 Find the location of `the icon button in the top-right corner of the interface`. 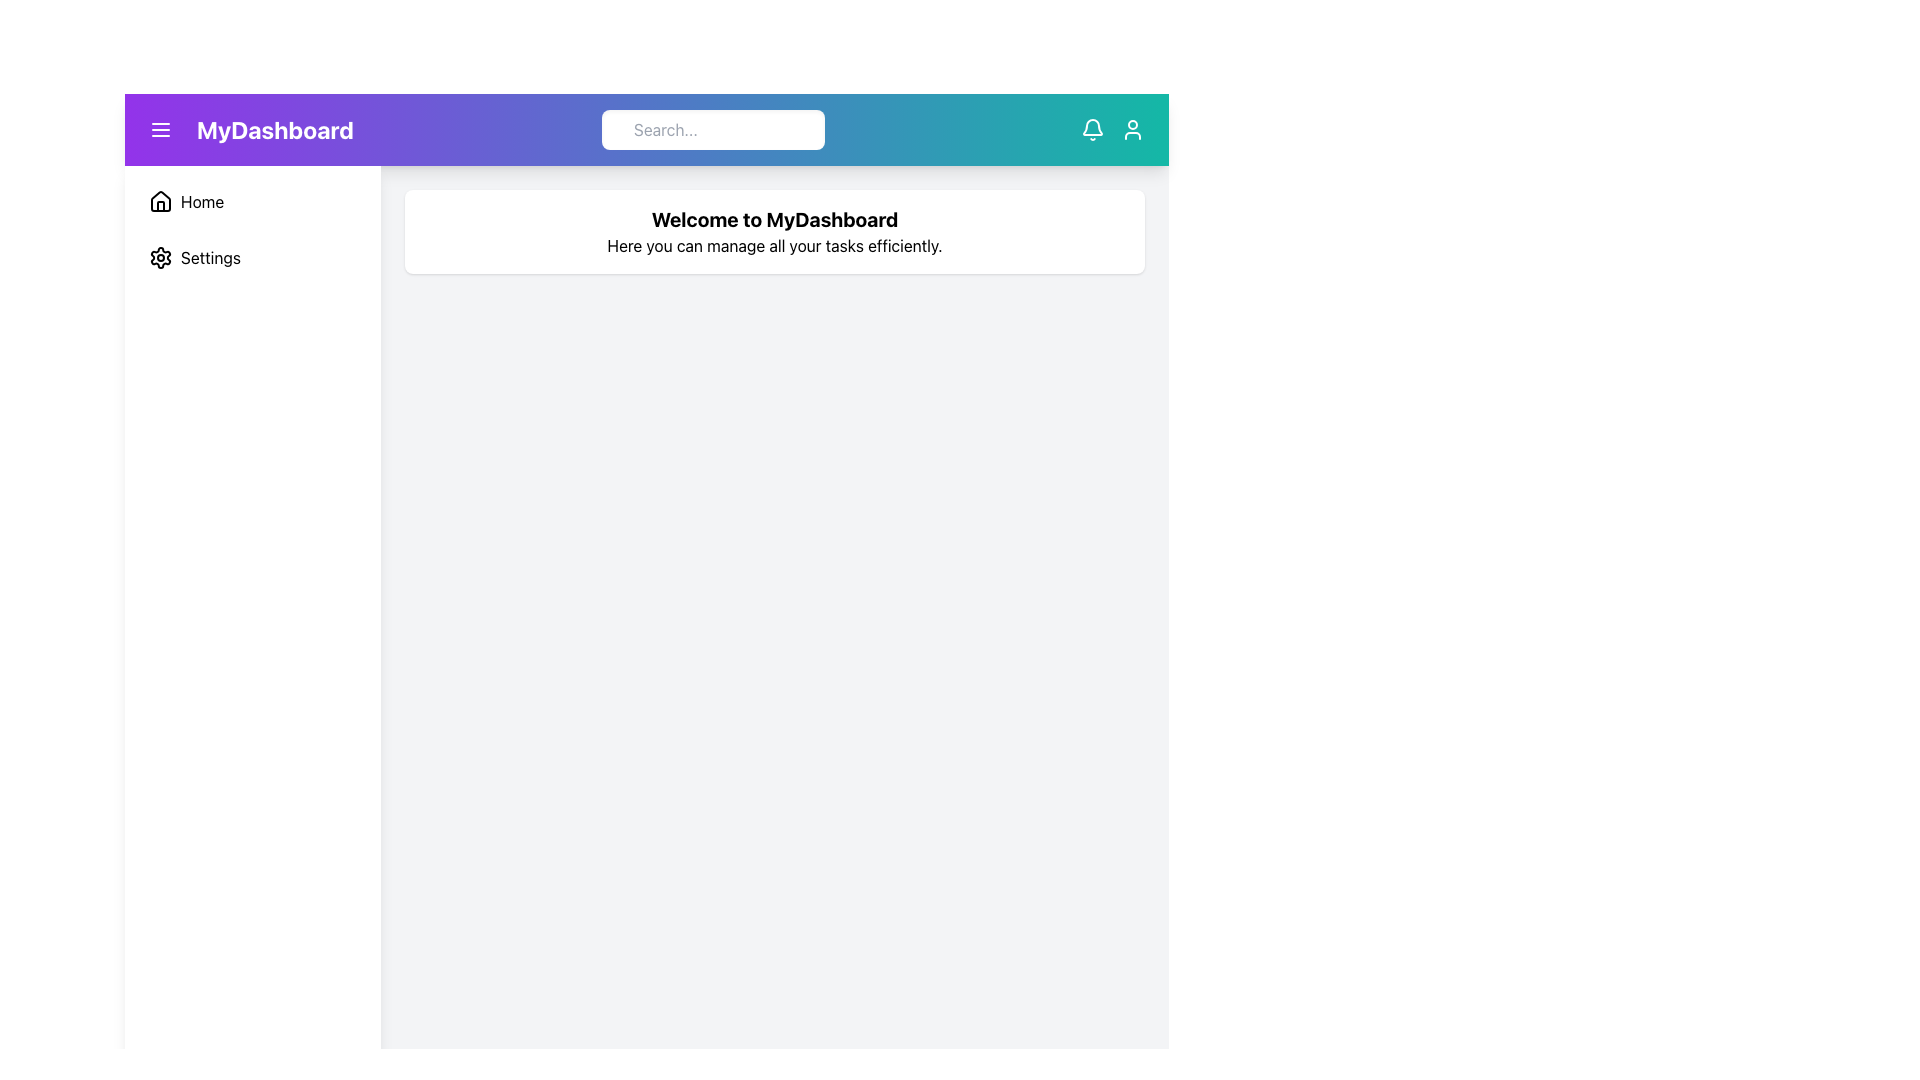

the icon button in the top-right corner of the interface is located at coordinates (1132, 130).